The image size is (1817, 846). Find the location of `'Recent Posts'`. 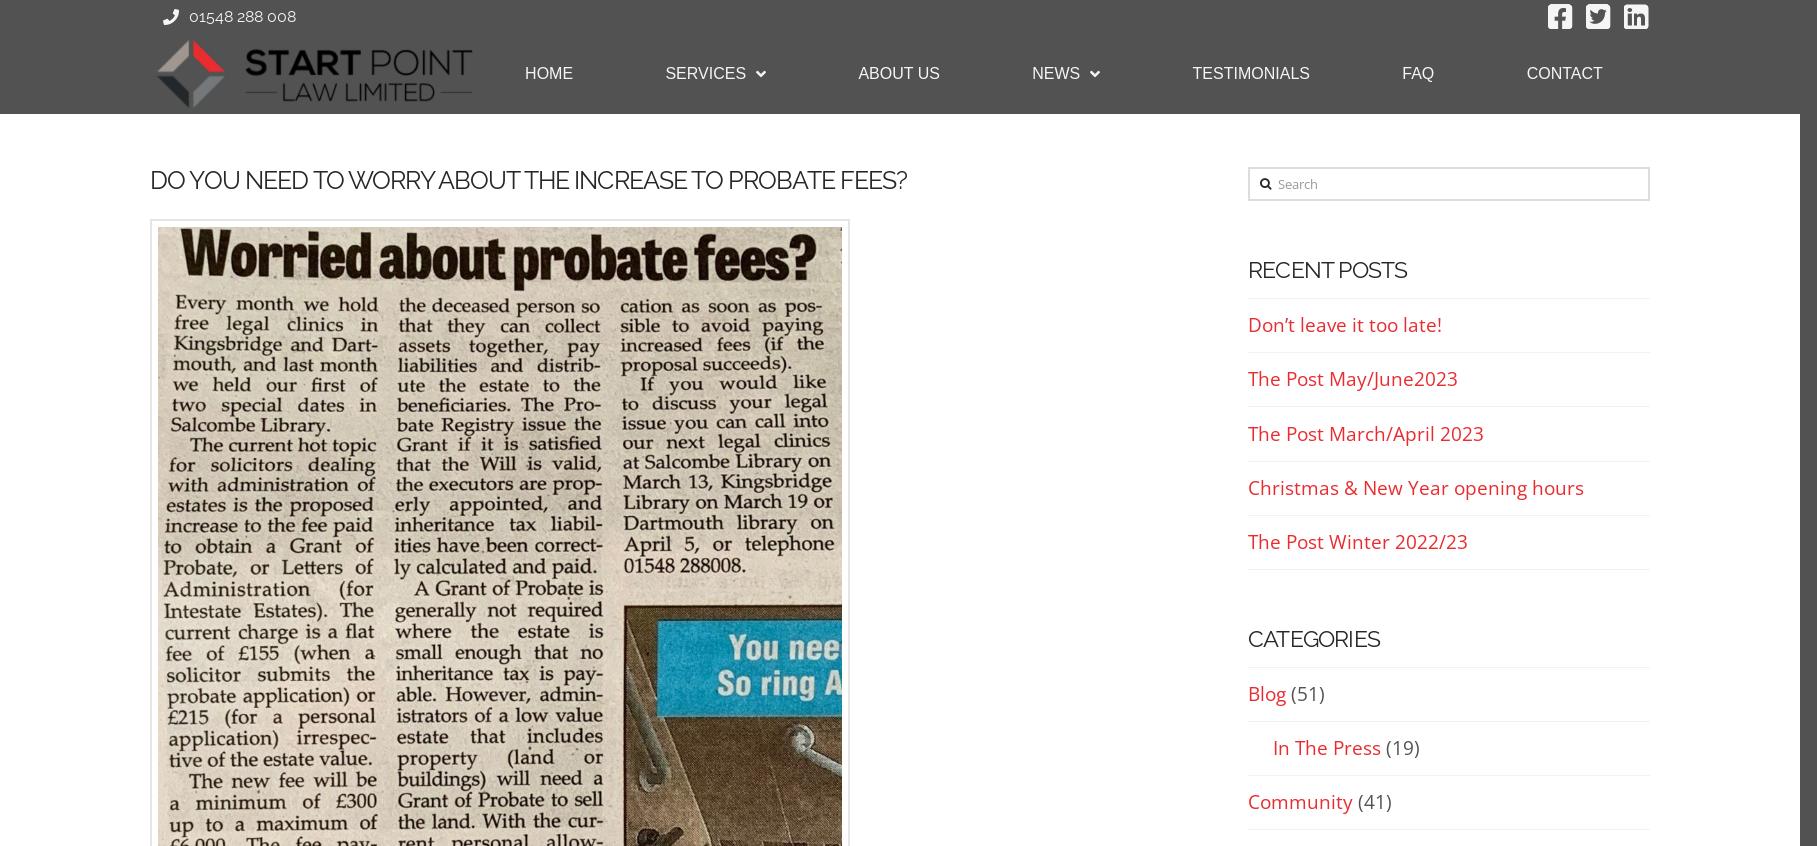

'Recent Posts' is located at coordinates (1327, 269).